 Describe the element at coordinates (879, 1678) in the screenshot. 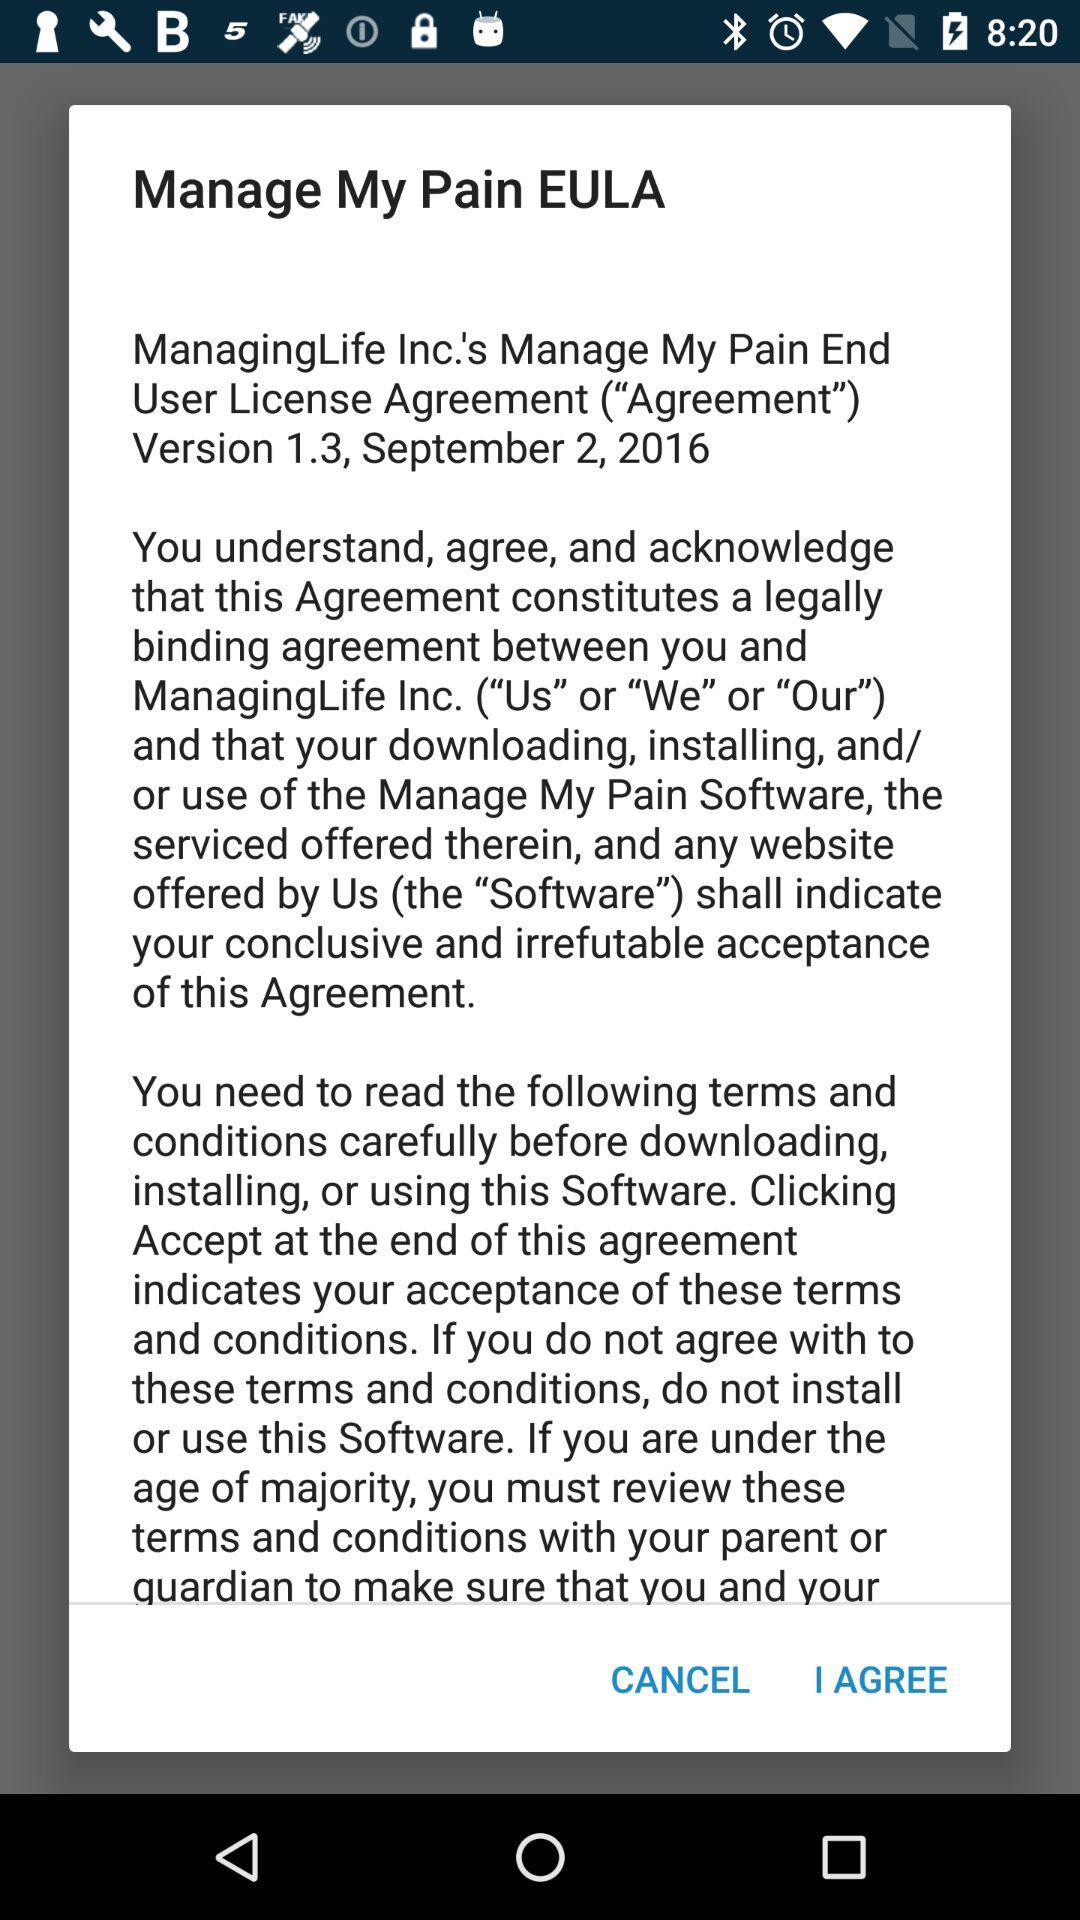

I see `icon below the managinglife inc s icon` at that location.